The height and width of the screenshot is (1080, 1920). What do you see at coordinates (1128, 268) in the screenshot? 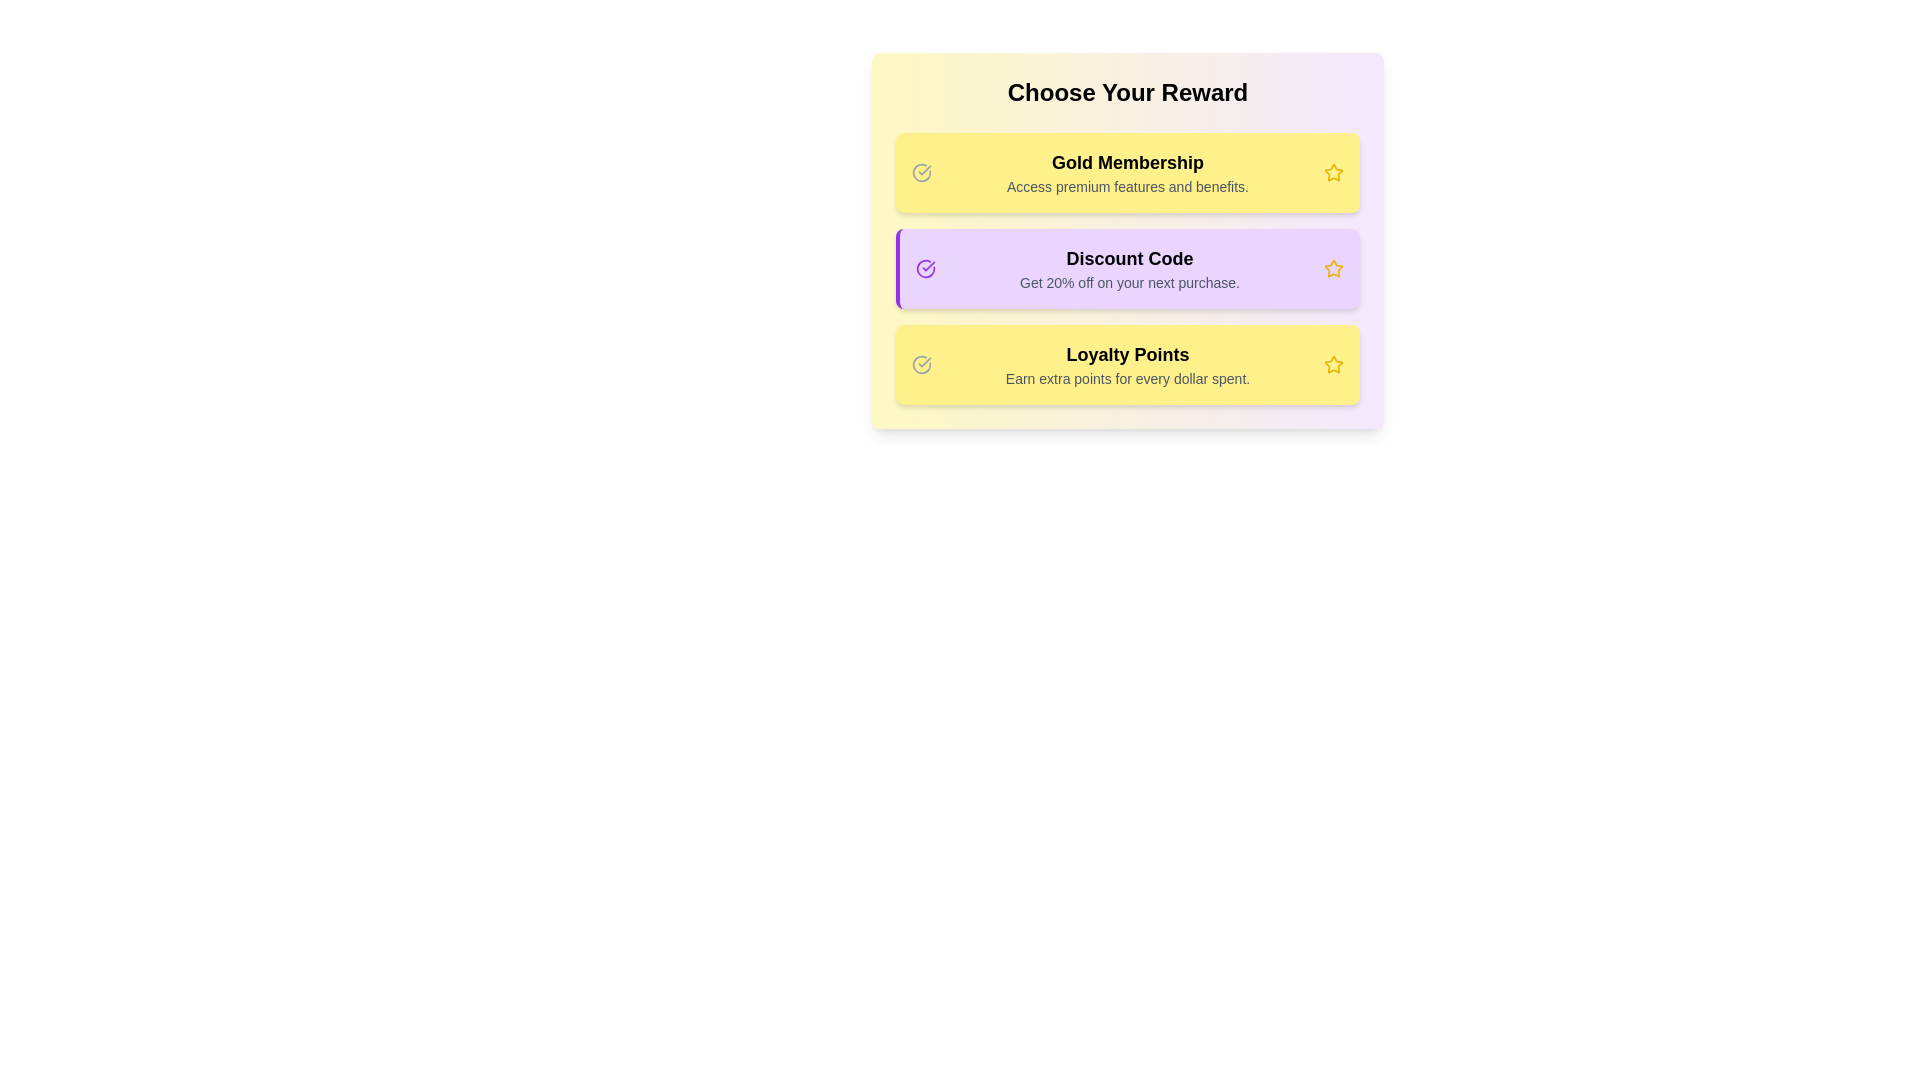
I see `the reward description text of Discount Code` at bounding box center [1128, 268].